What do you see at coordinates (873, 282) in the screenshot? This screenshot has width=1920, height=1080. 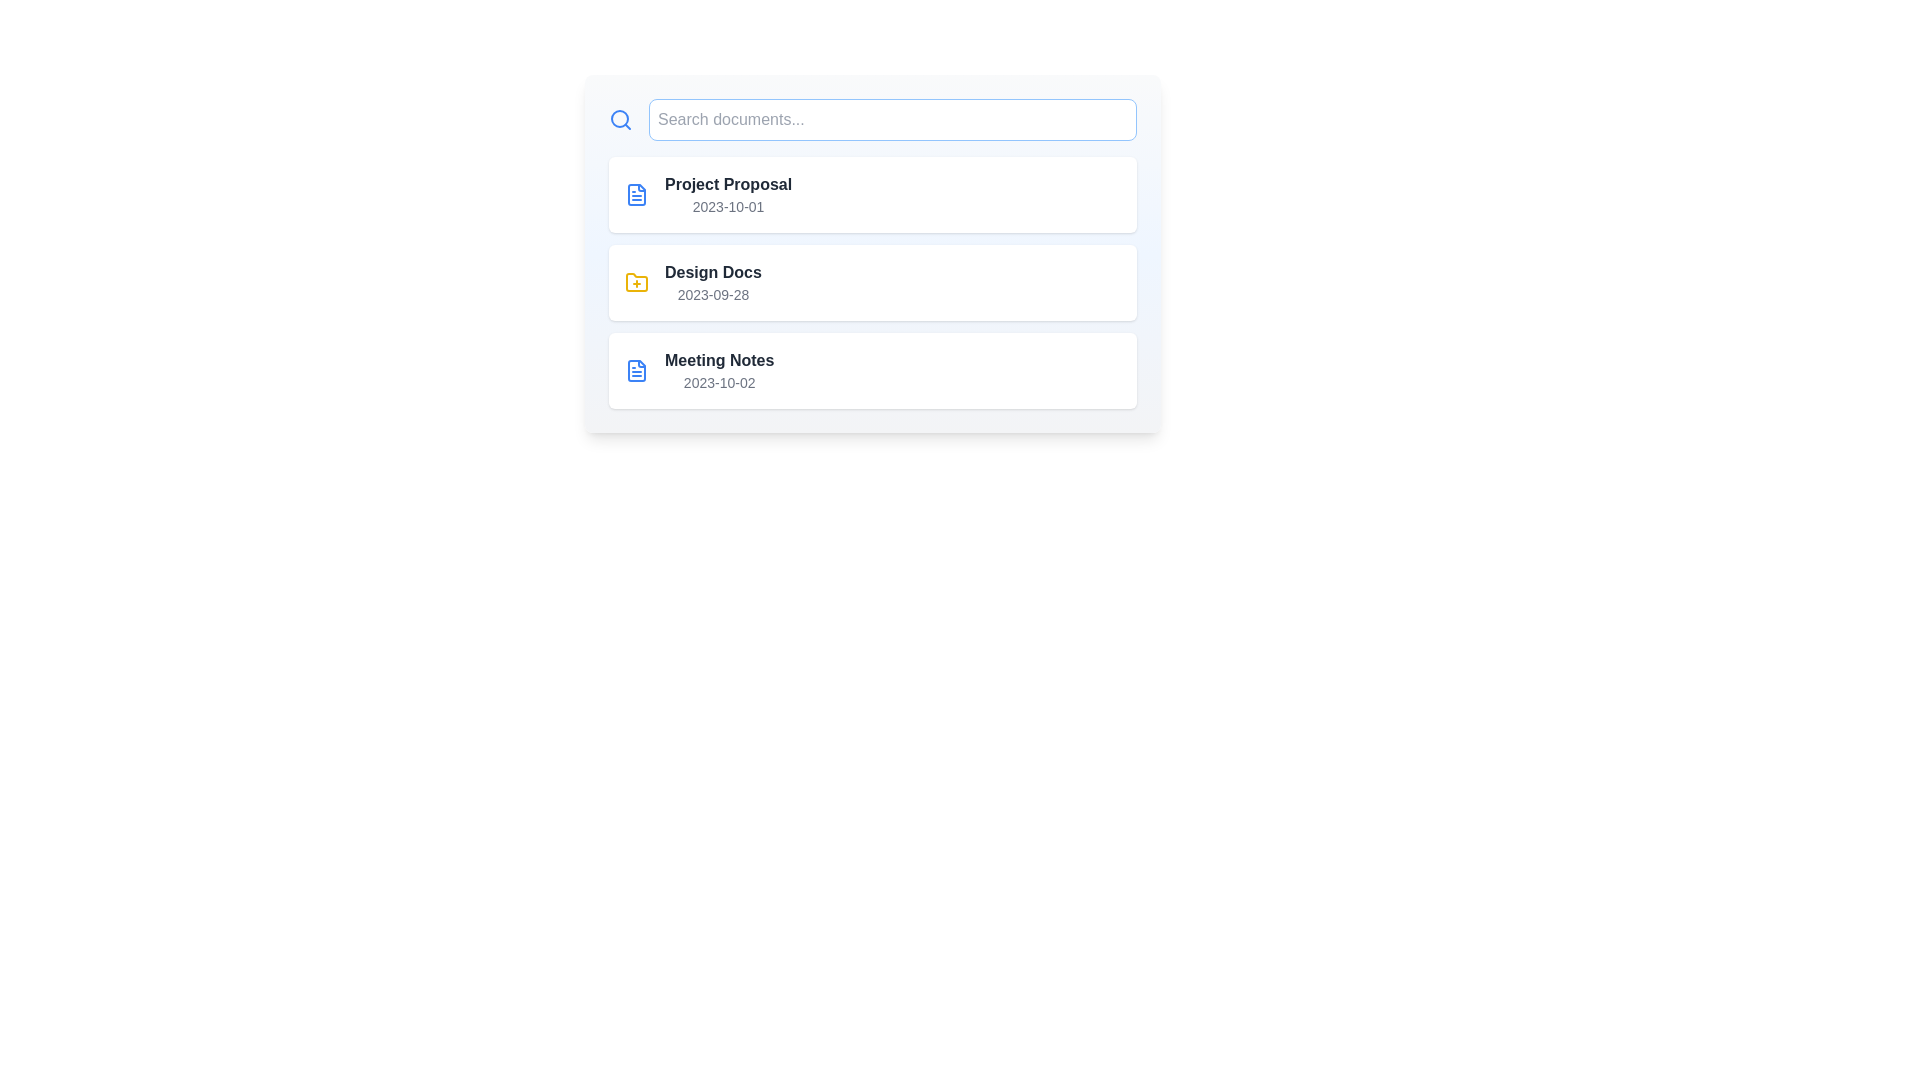 I see `the document item titled Design Docs to select it` at bounding box center [873, 282].